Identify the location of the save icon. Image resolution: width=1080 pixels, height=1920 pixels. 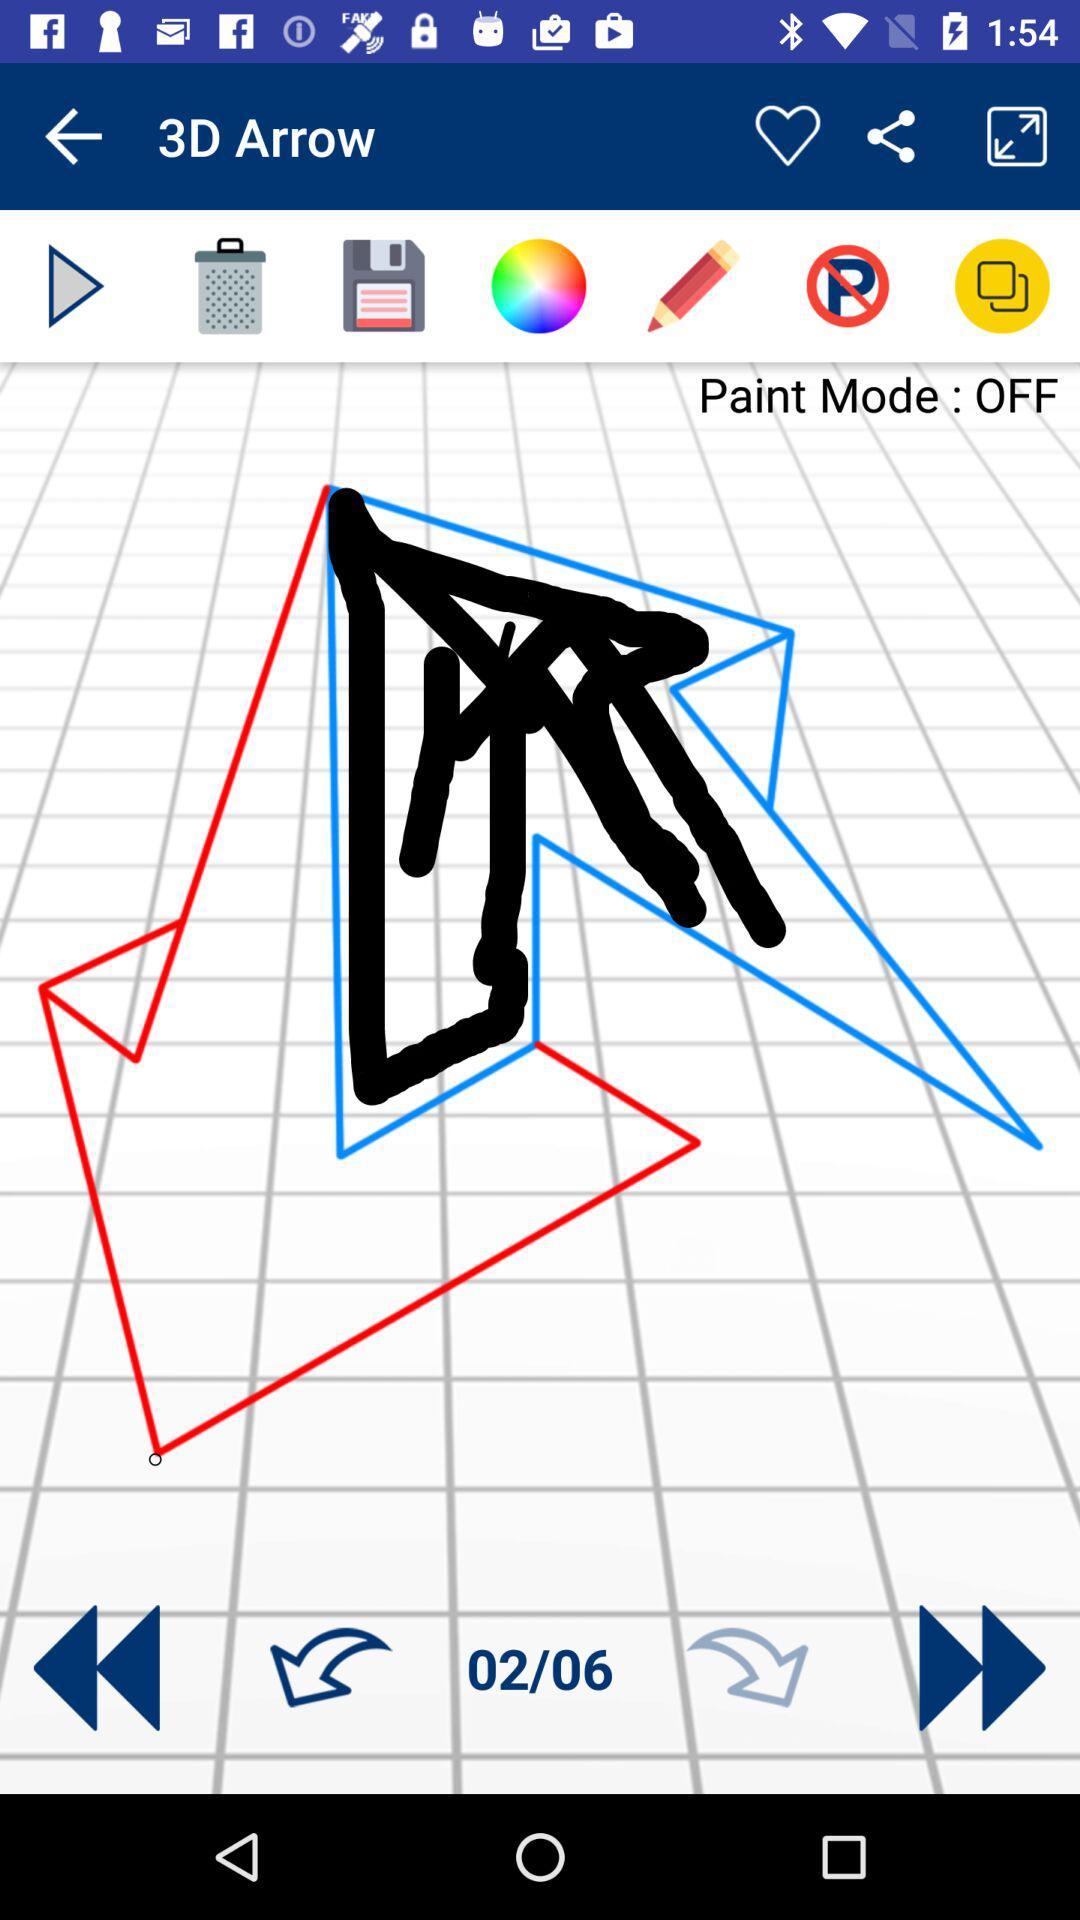
(384, 285).